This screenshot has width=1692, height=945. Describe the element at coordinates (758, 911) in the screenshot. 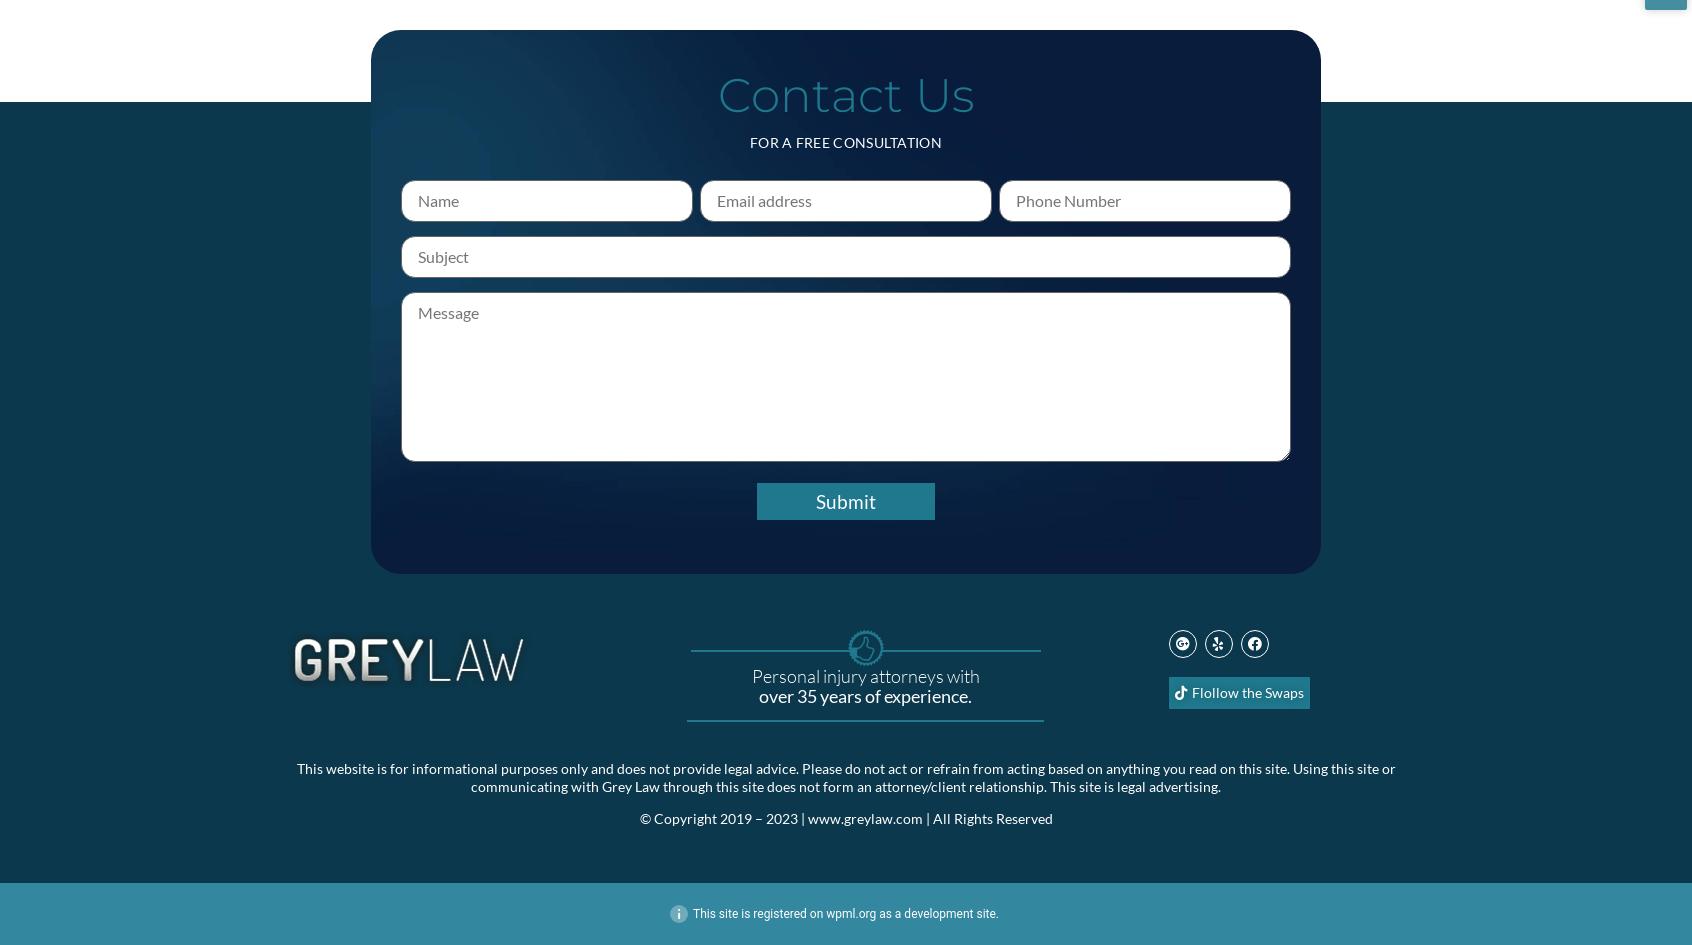

I see `'This site is registered on'` at that location.